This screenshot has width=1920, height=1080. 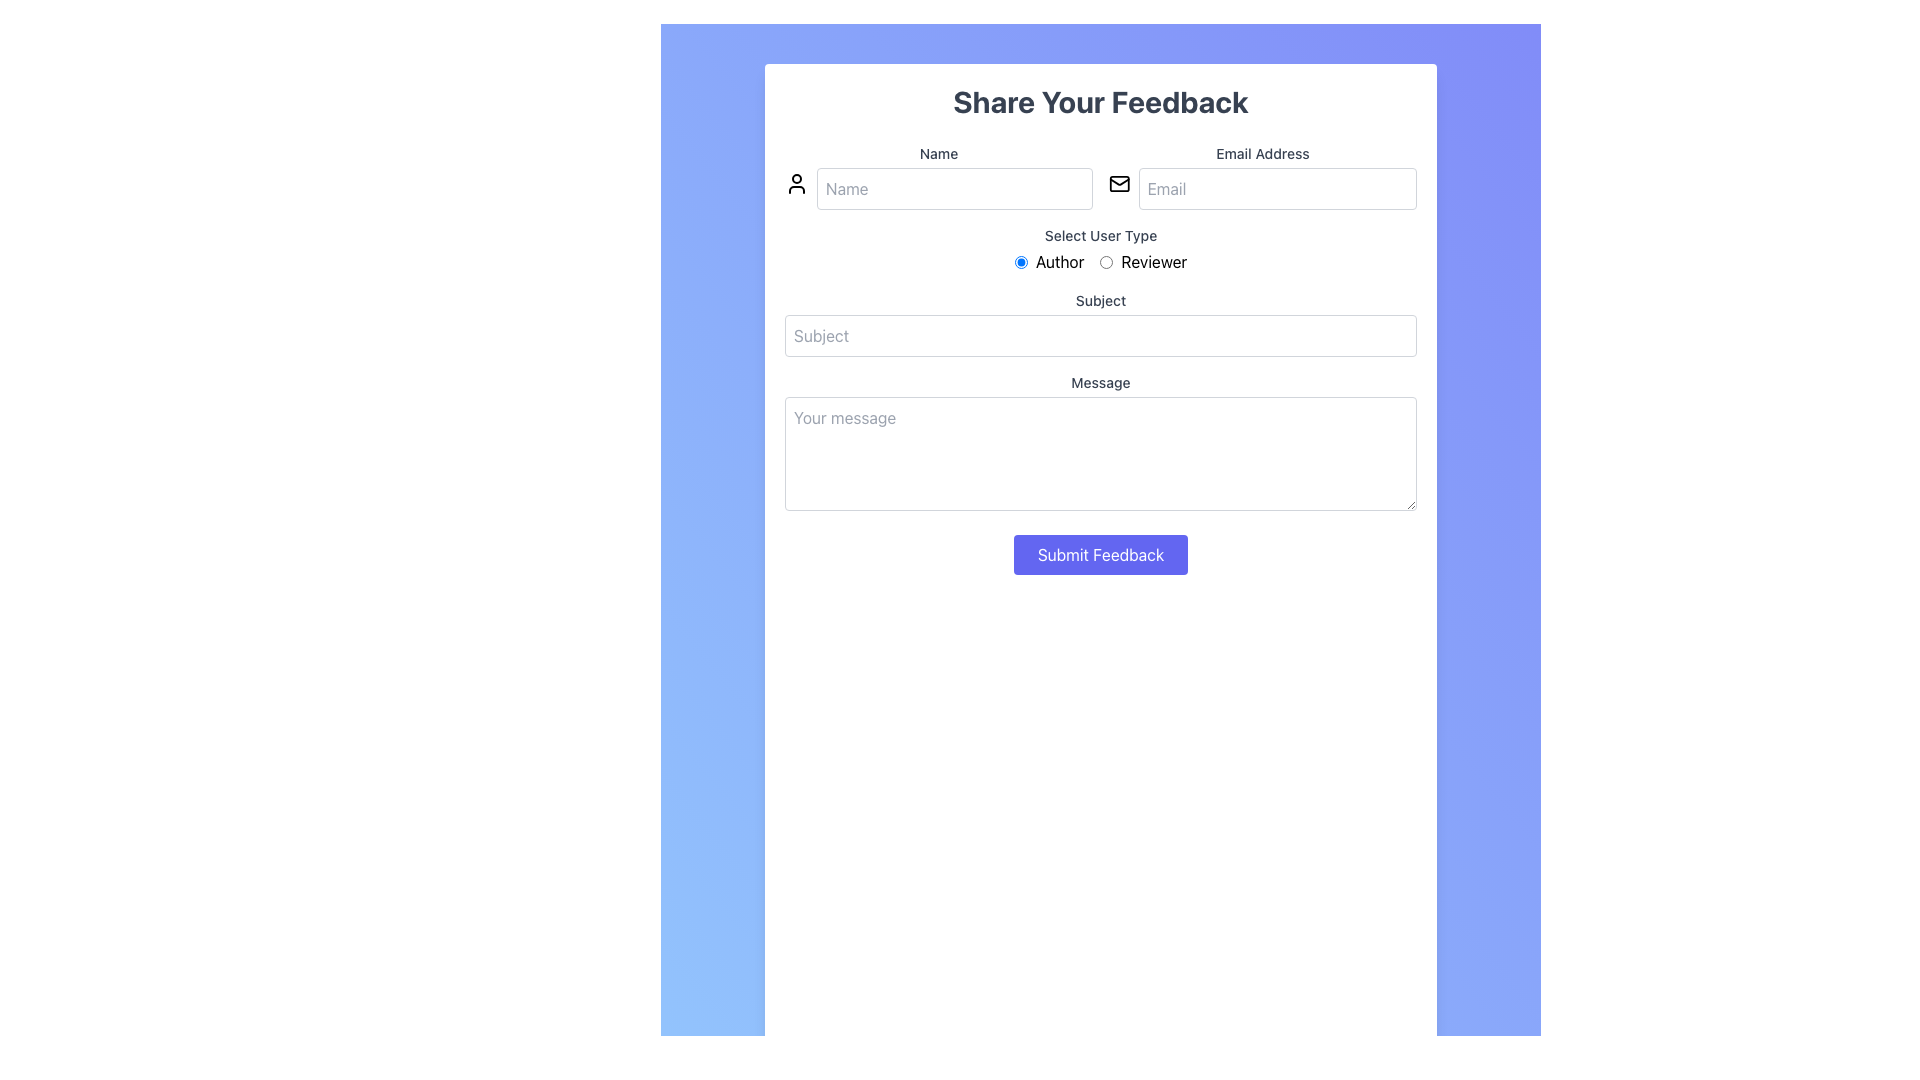 What do you see at coordinates (1261, 176) in the screenshot?
I see `the email input field located to the right of the 'Name' input field in the upper-right section of the form` at bounding box center [1261, 176].